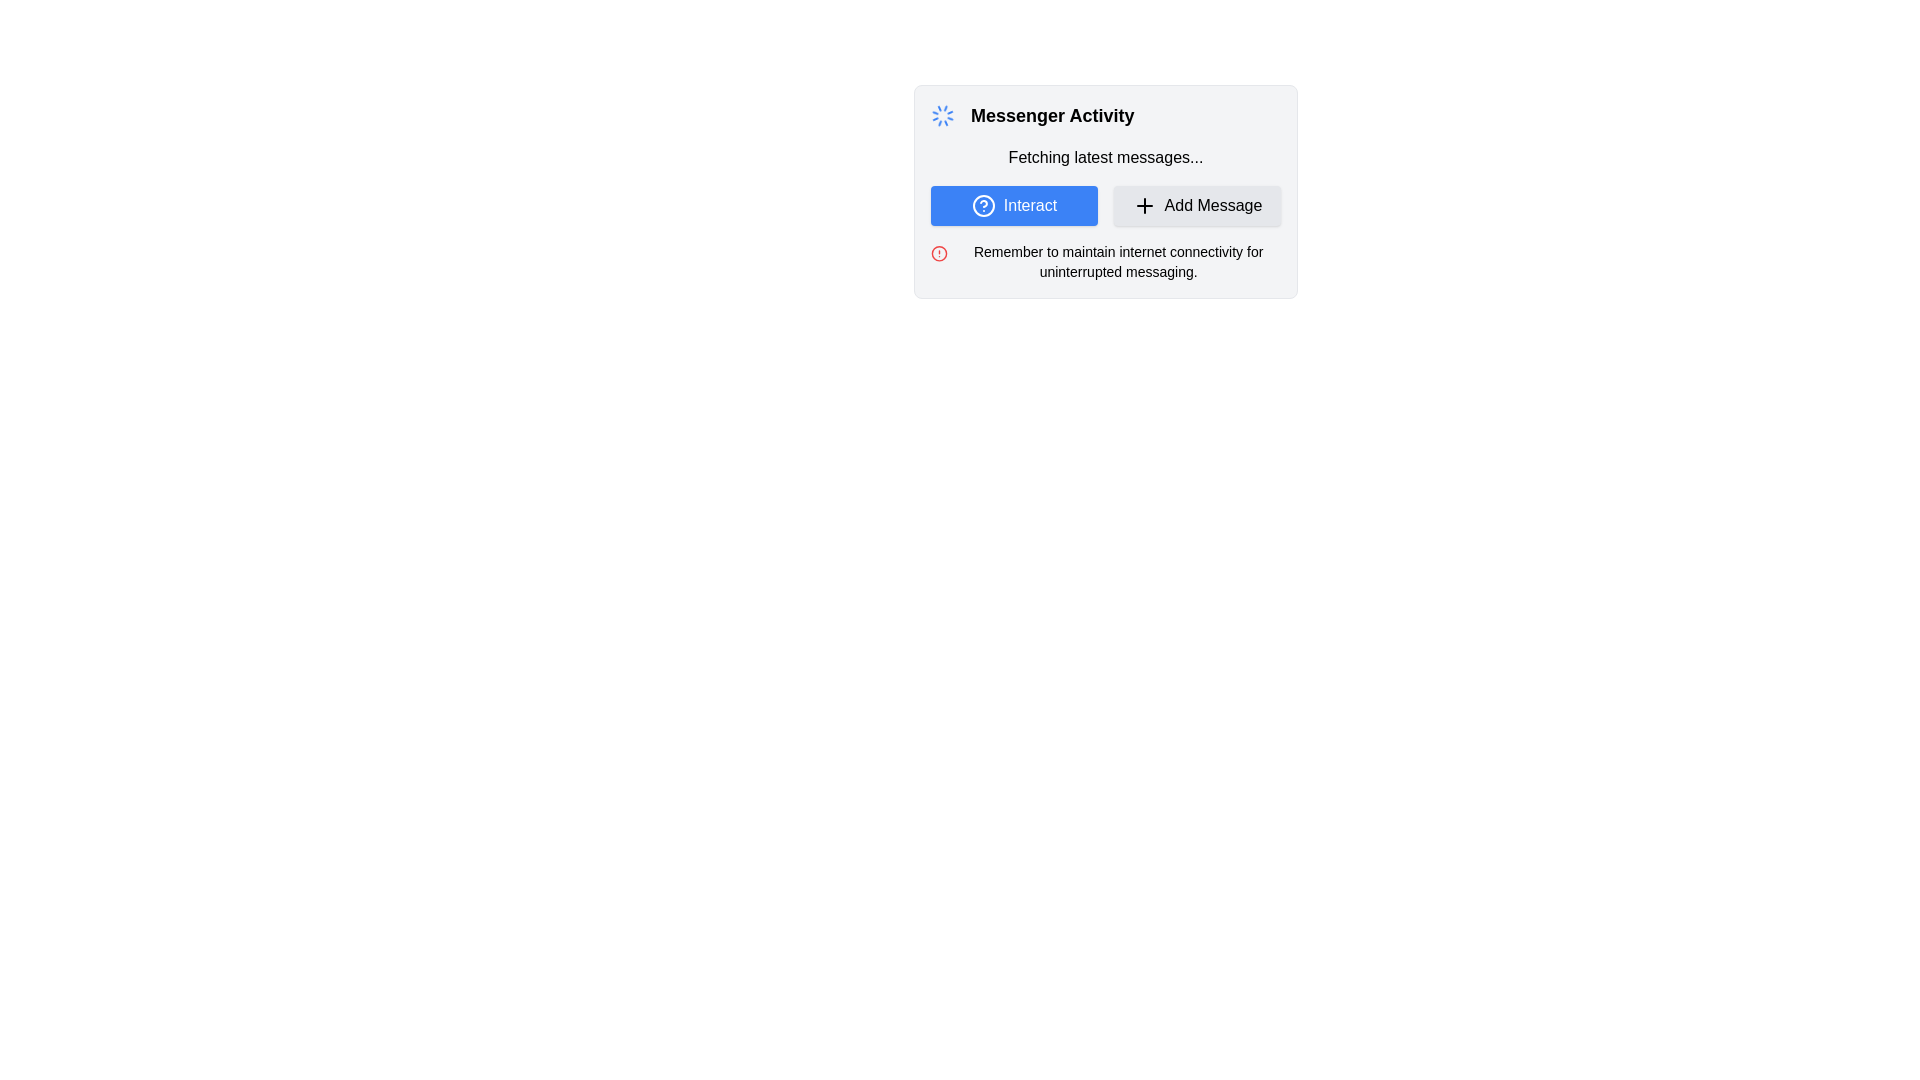 This screenshot has height=1080, width=1920. Describe the element at coordinates (1104, 205) in the screenshot. I see `the button group containing the 'Interact' and 'Add Message' buttons` at that location.